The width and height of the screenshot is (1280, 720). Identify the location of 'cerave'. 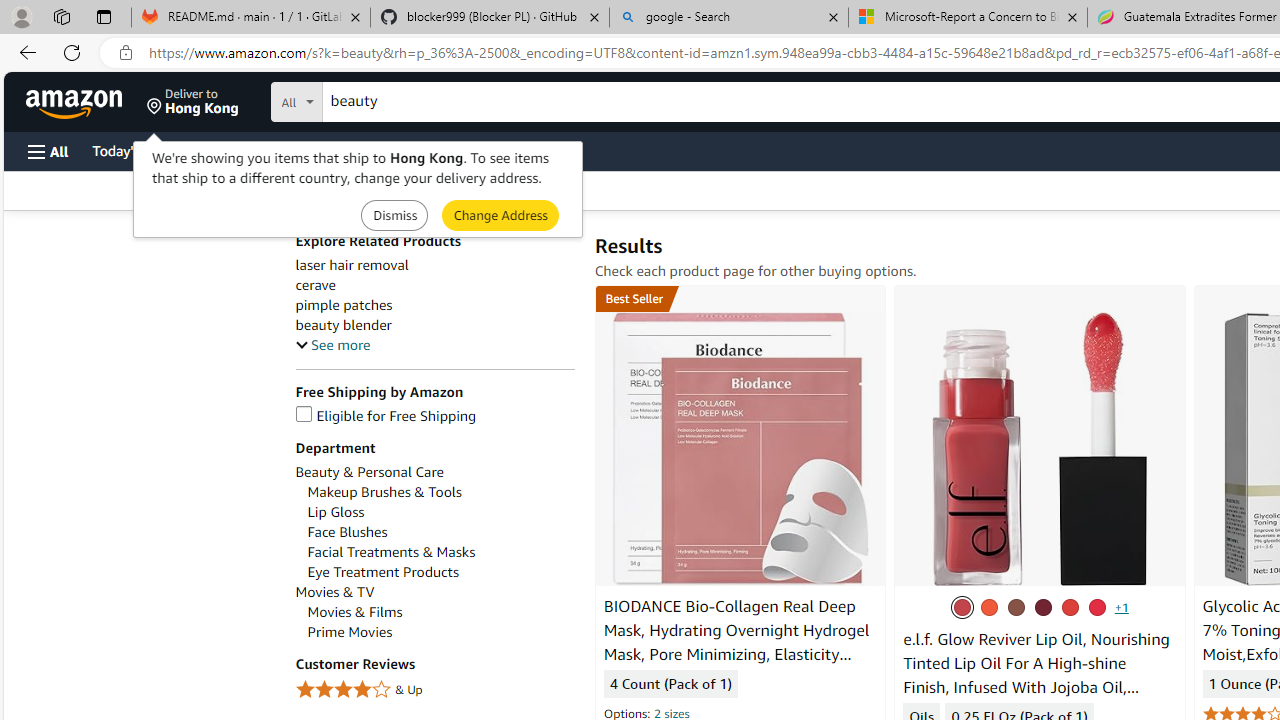
(433, 285).